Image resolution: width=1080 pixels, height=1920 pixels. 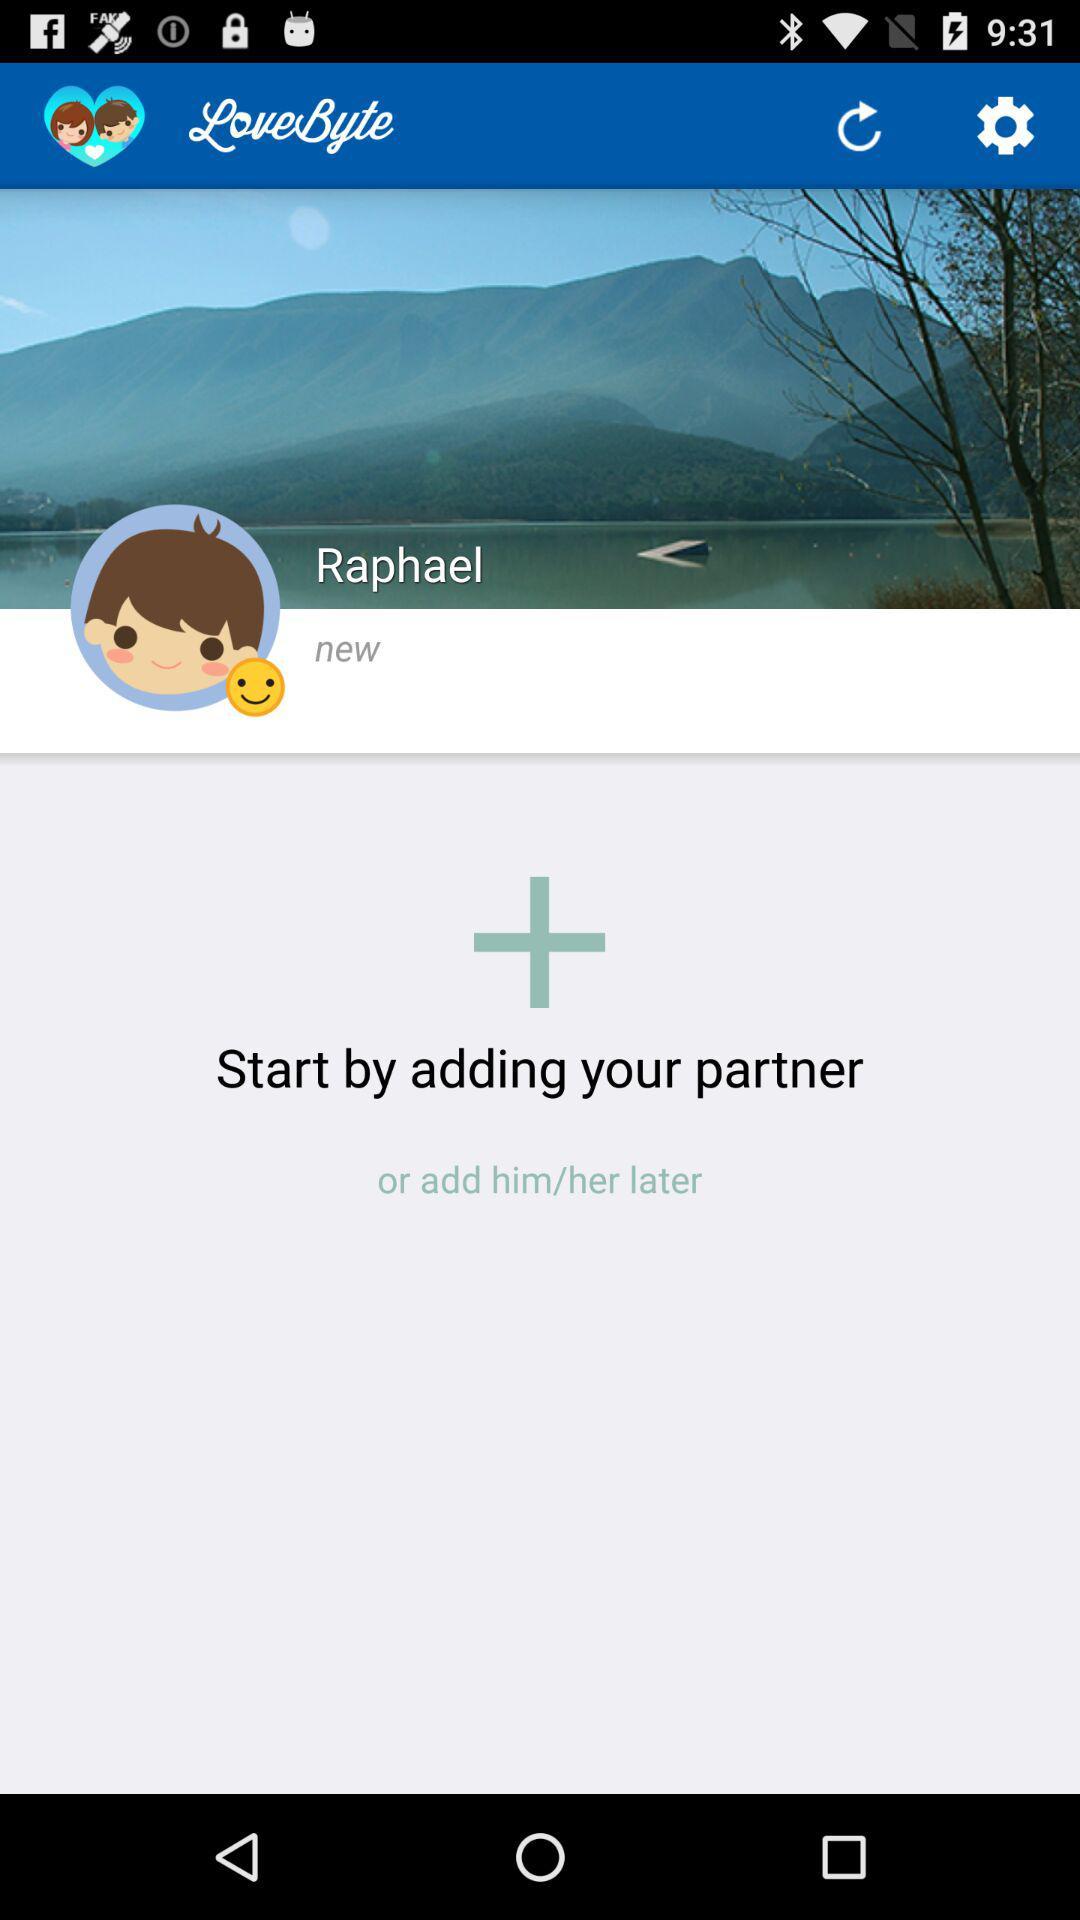 What do you see at coordinates (174, 607) in the screenshot?
I see `the item next to raphael app` at bounding box center [174, 607].